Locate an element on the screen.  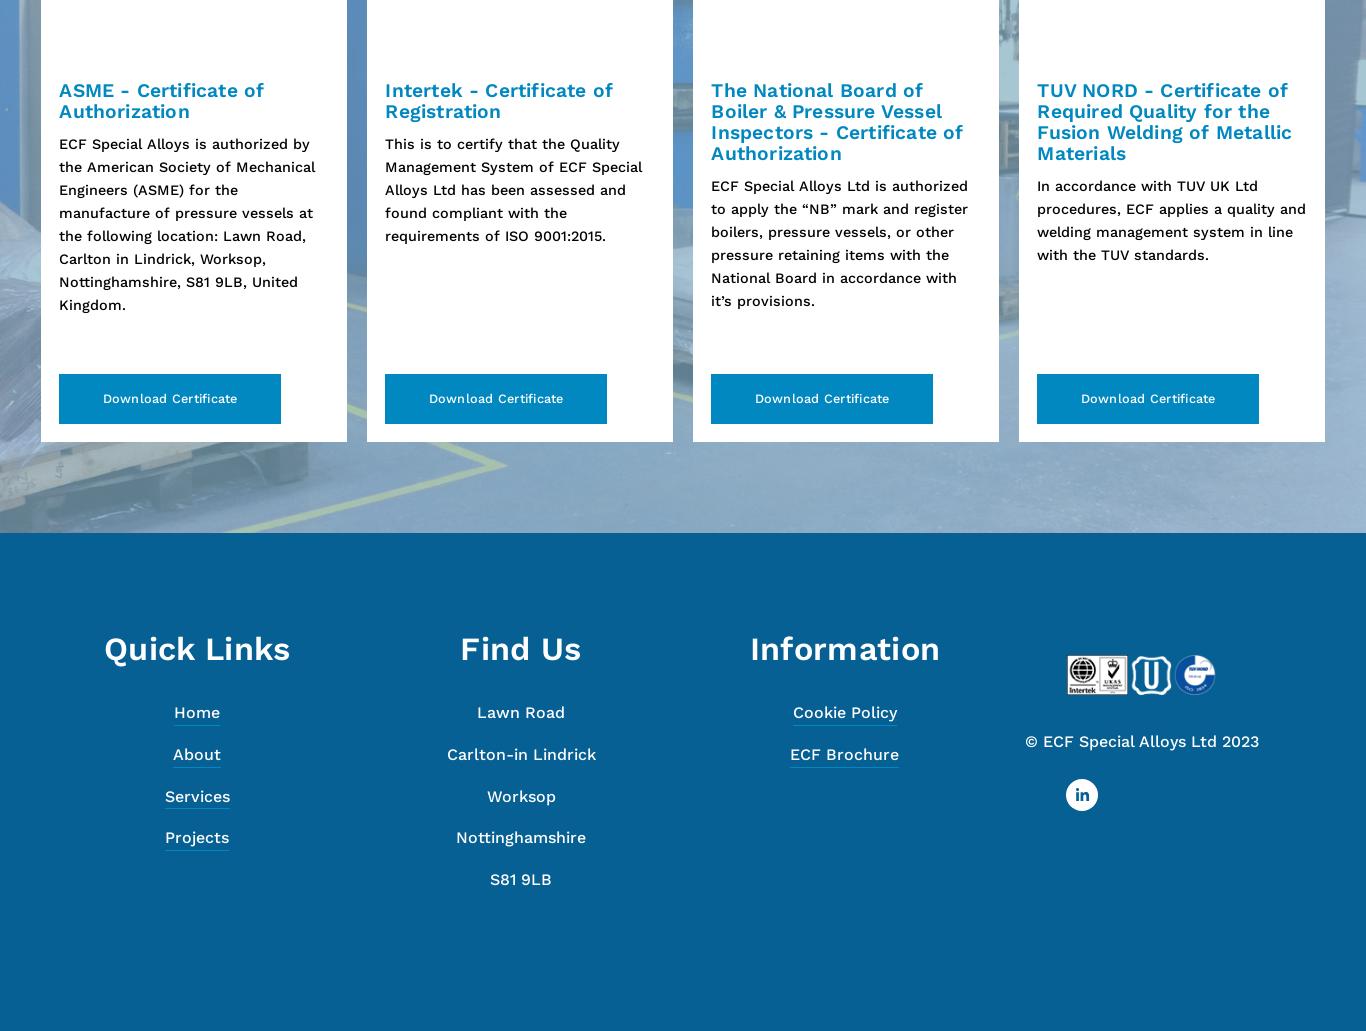
'Worksop' is located at coordinates (520, 794).